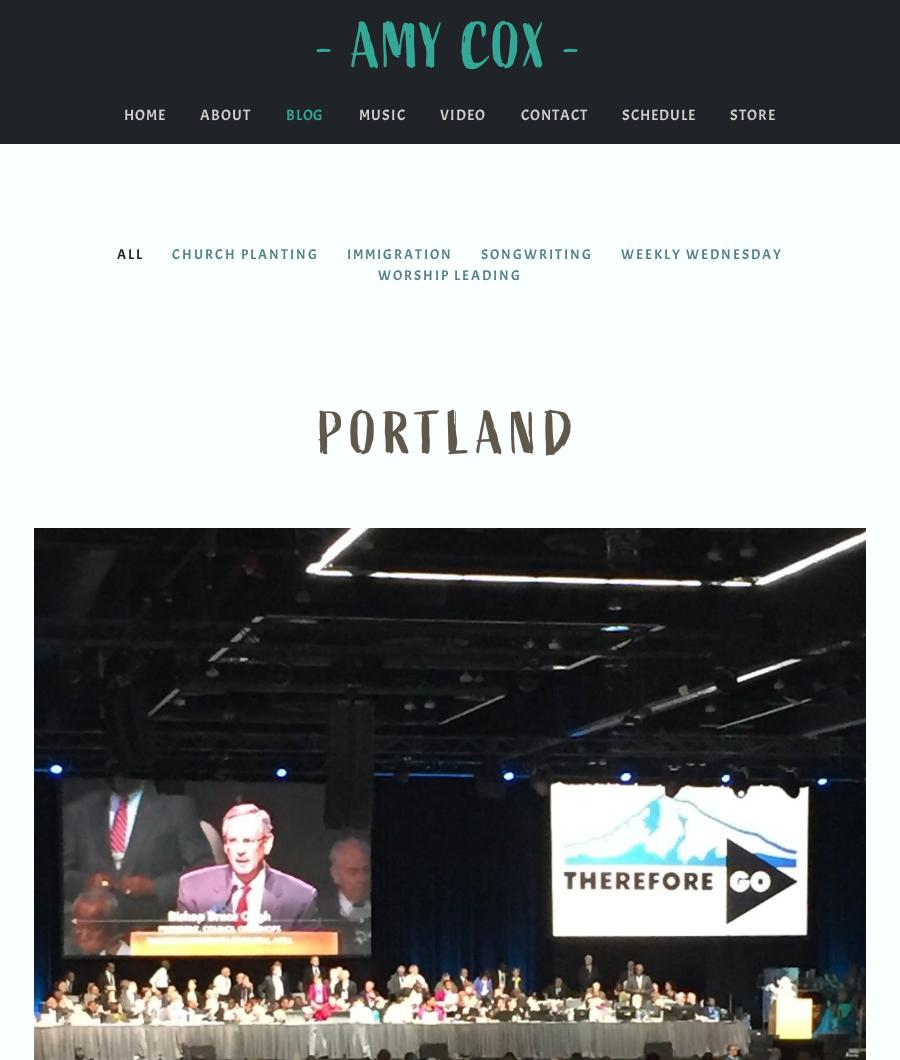  Describe the element at coordinates (621, 115) in the screenshot. I see `'Schedule'` at that location.